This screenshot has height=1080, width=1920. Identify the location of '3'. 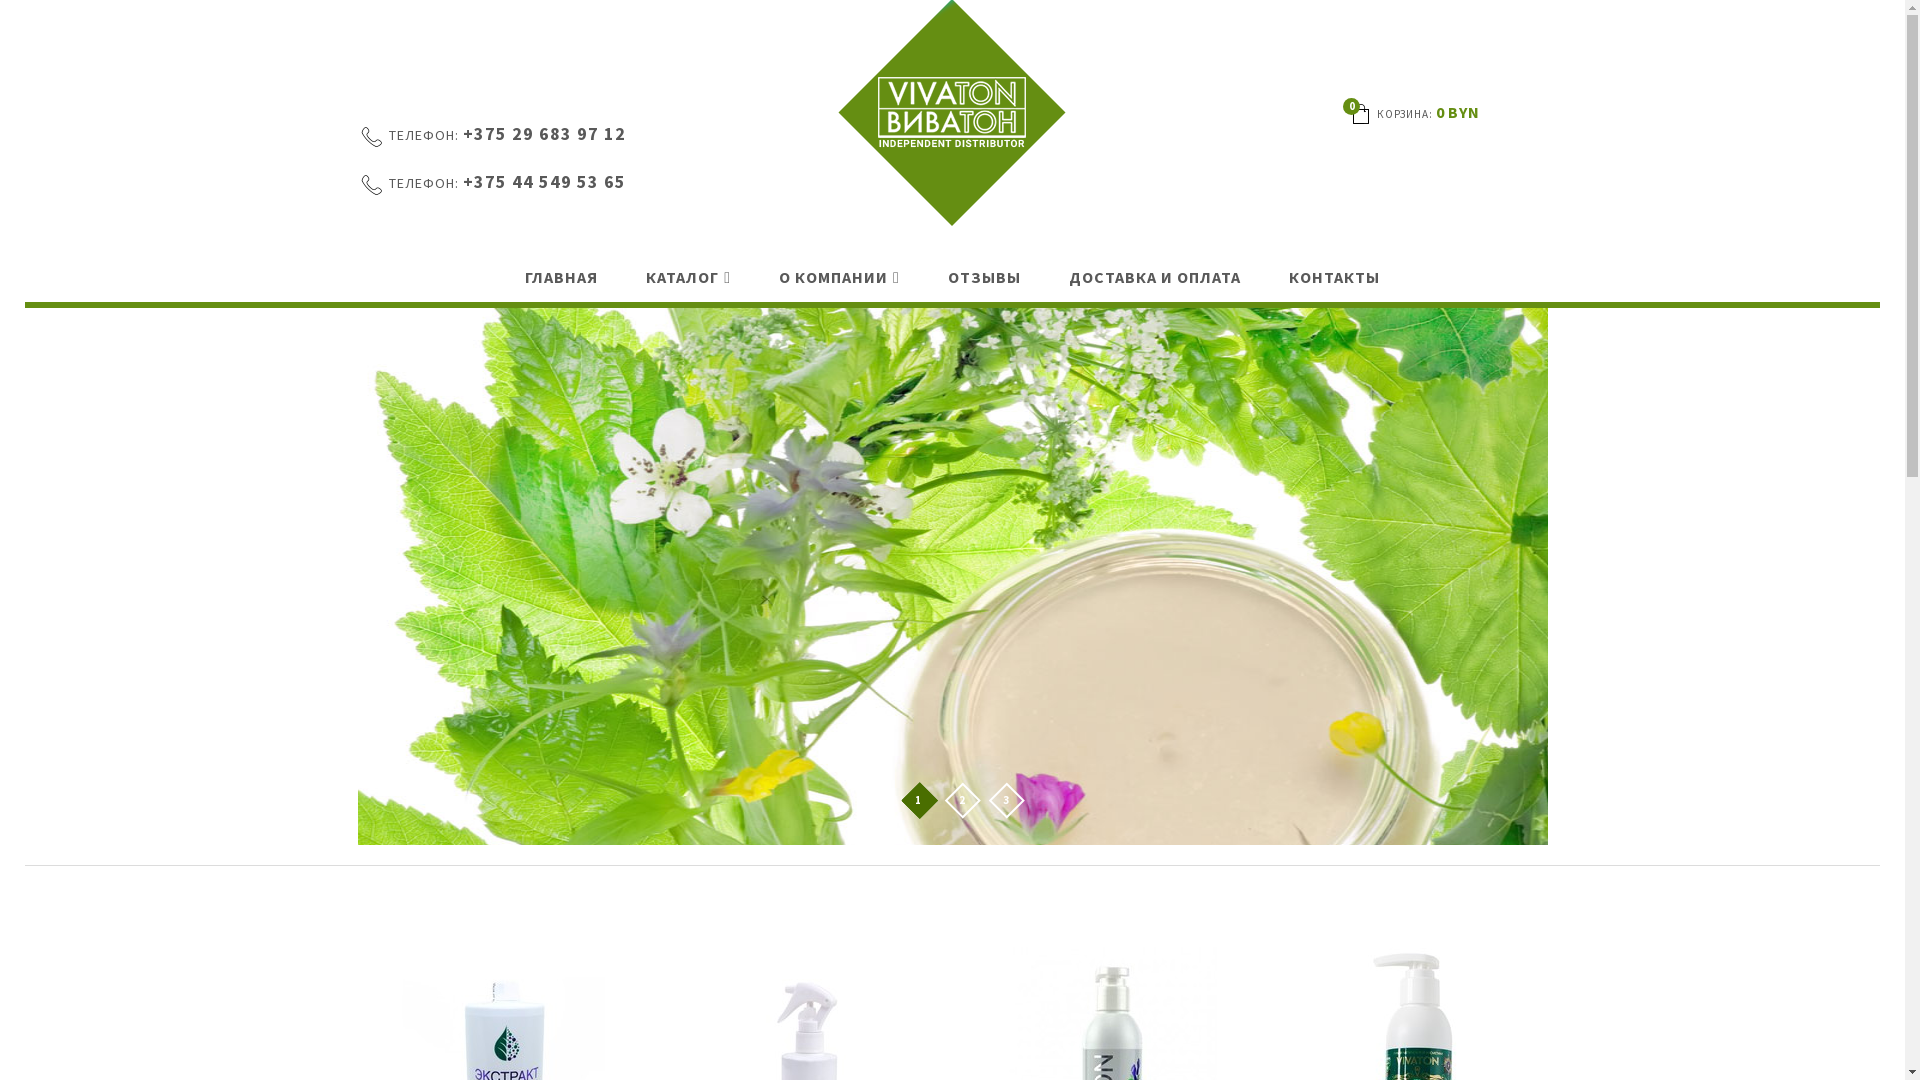
(1006, 801).